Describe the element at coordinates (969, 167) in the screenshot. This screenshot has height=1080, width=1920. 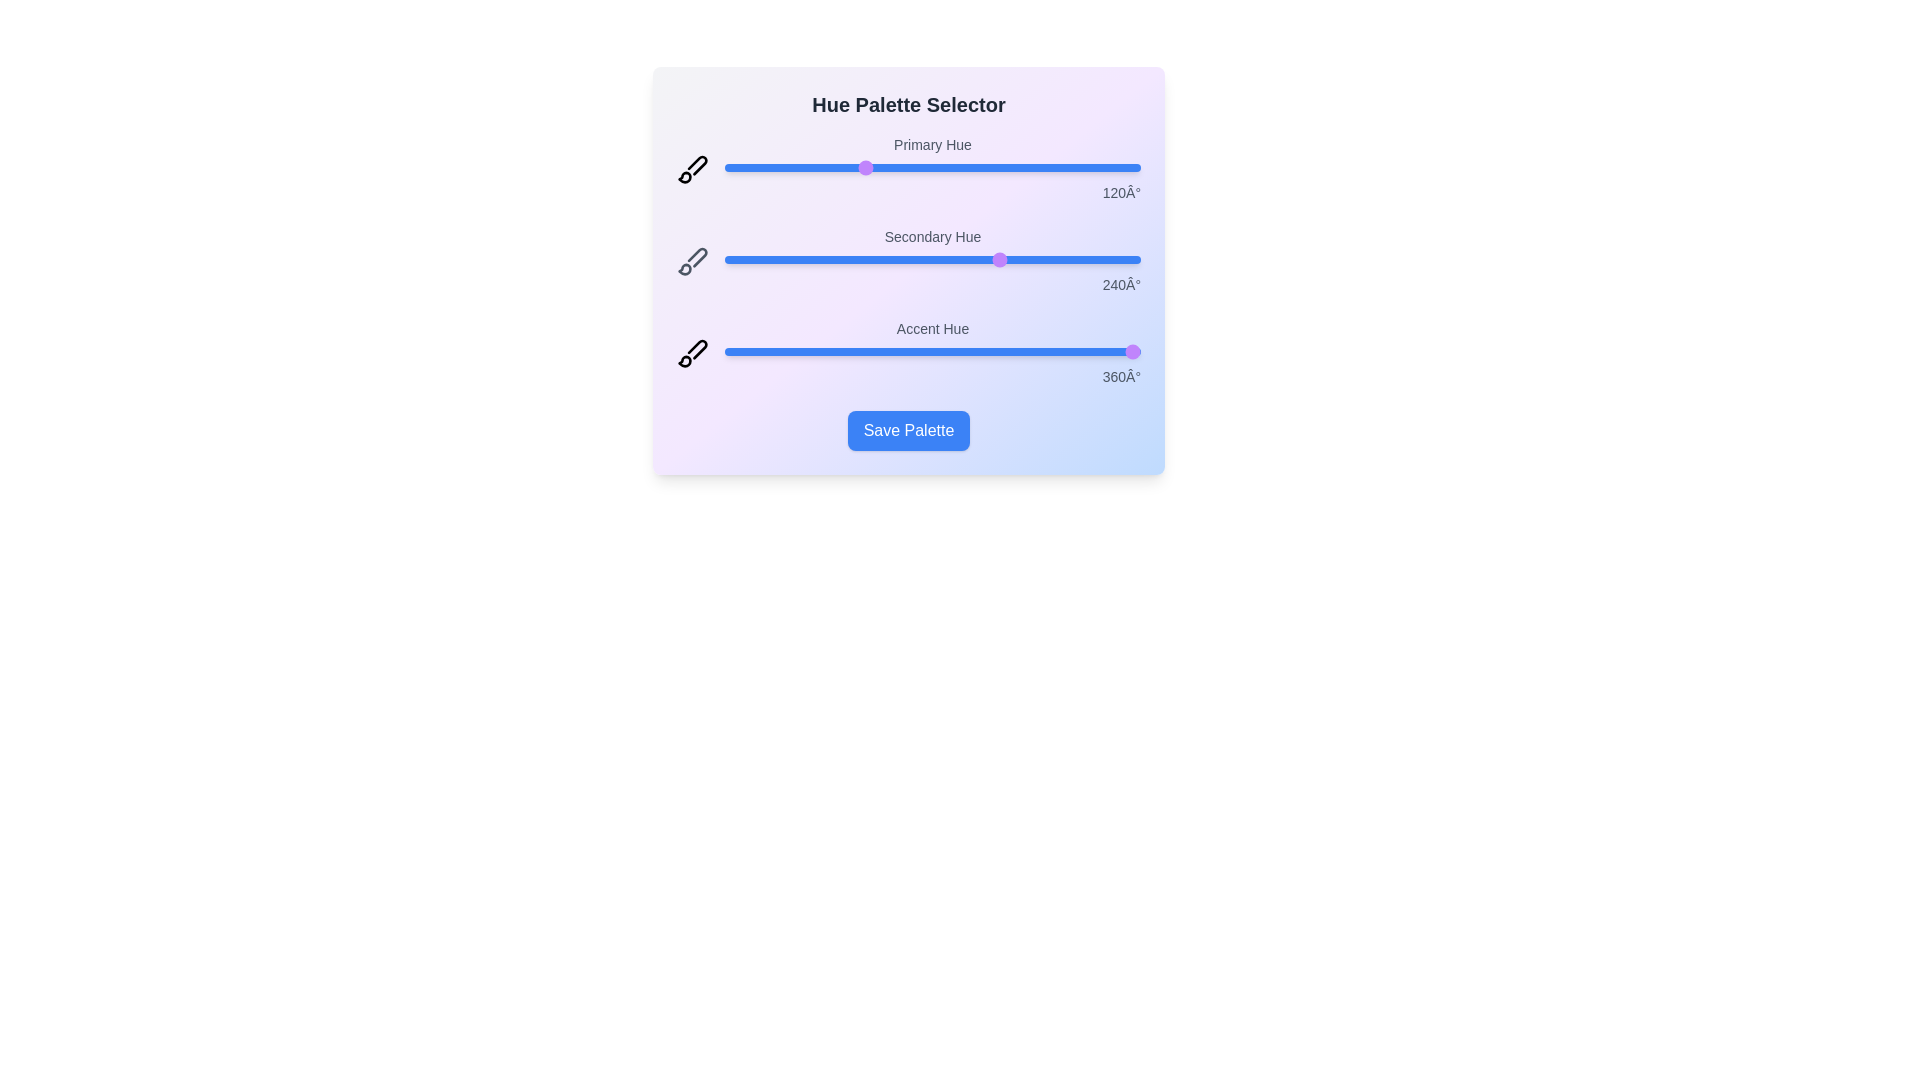
I see `the 'Primary Hue' slider to 212 degrees` at that location.